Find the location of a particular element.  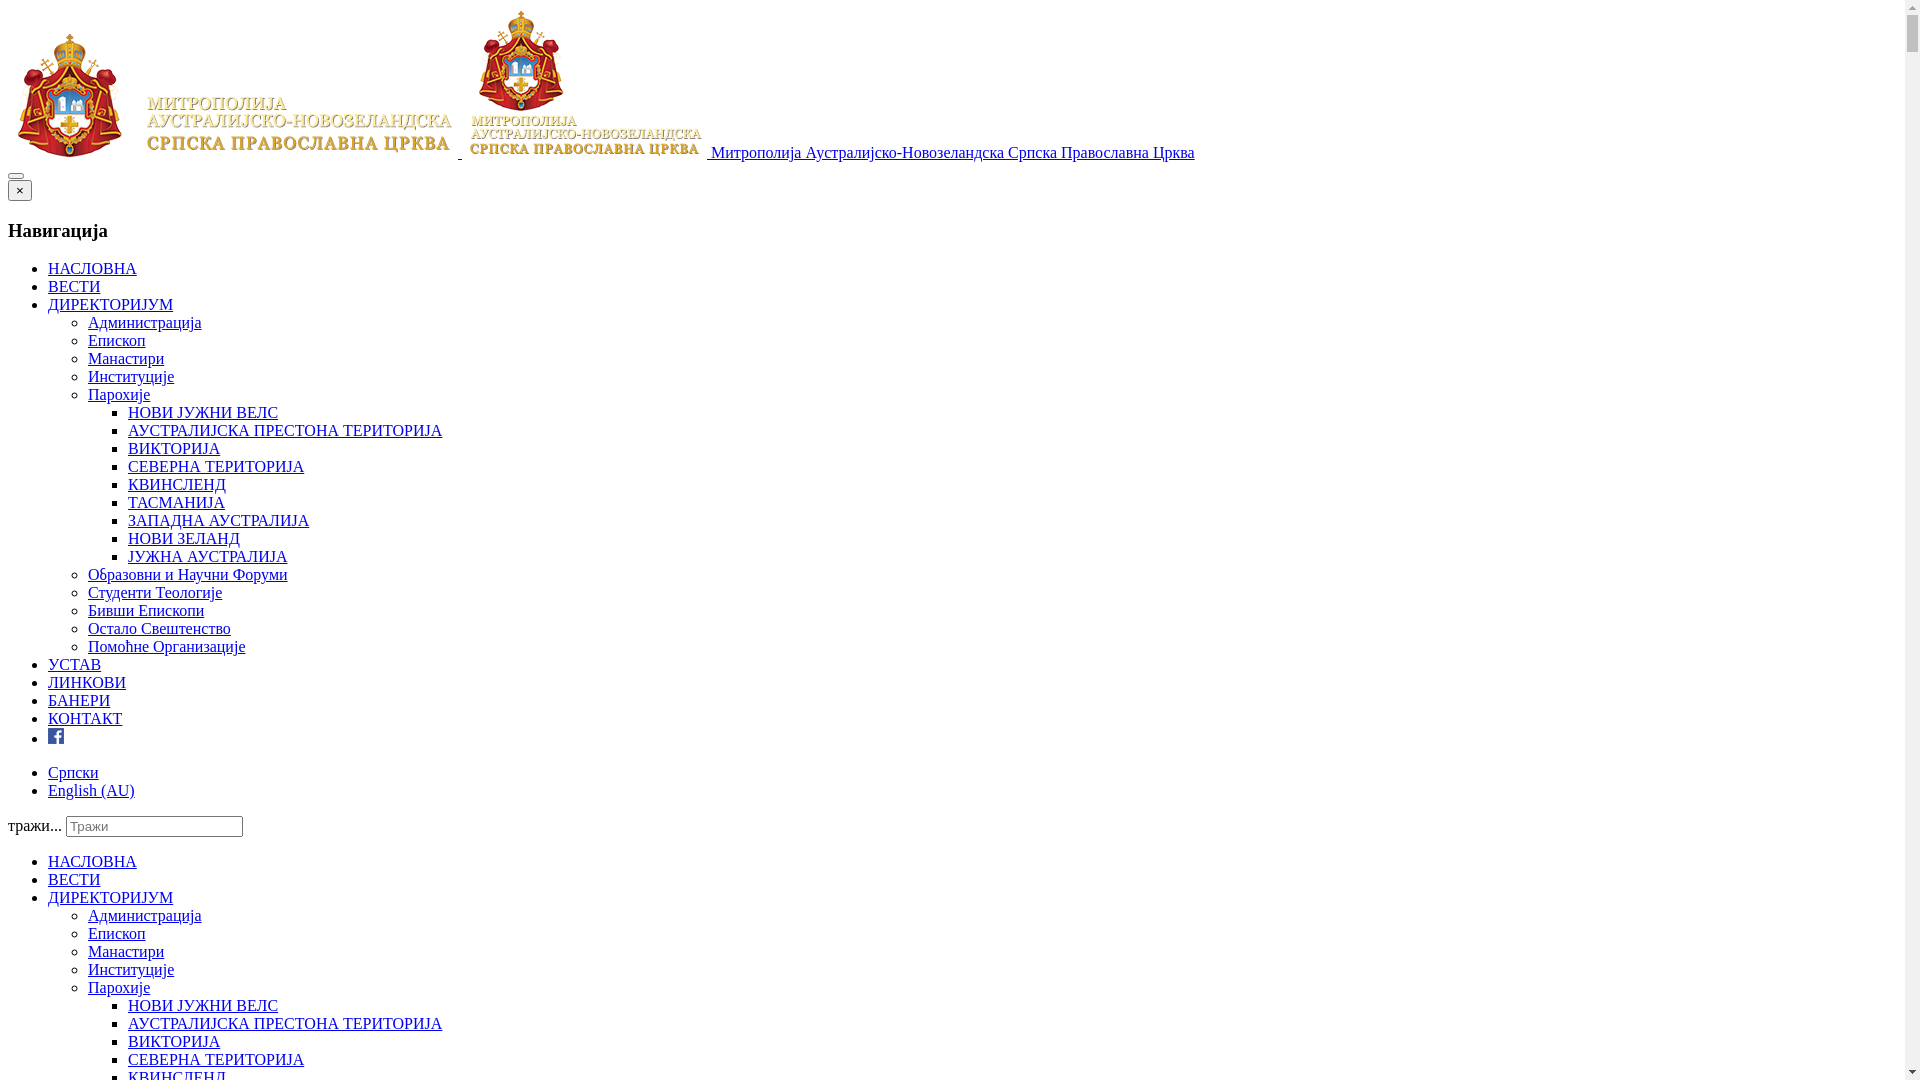

'English (AU)' is located at coordinates (90, 789).